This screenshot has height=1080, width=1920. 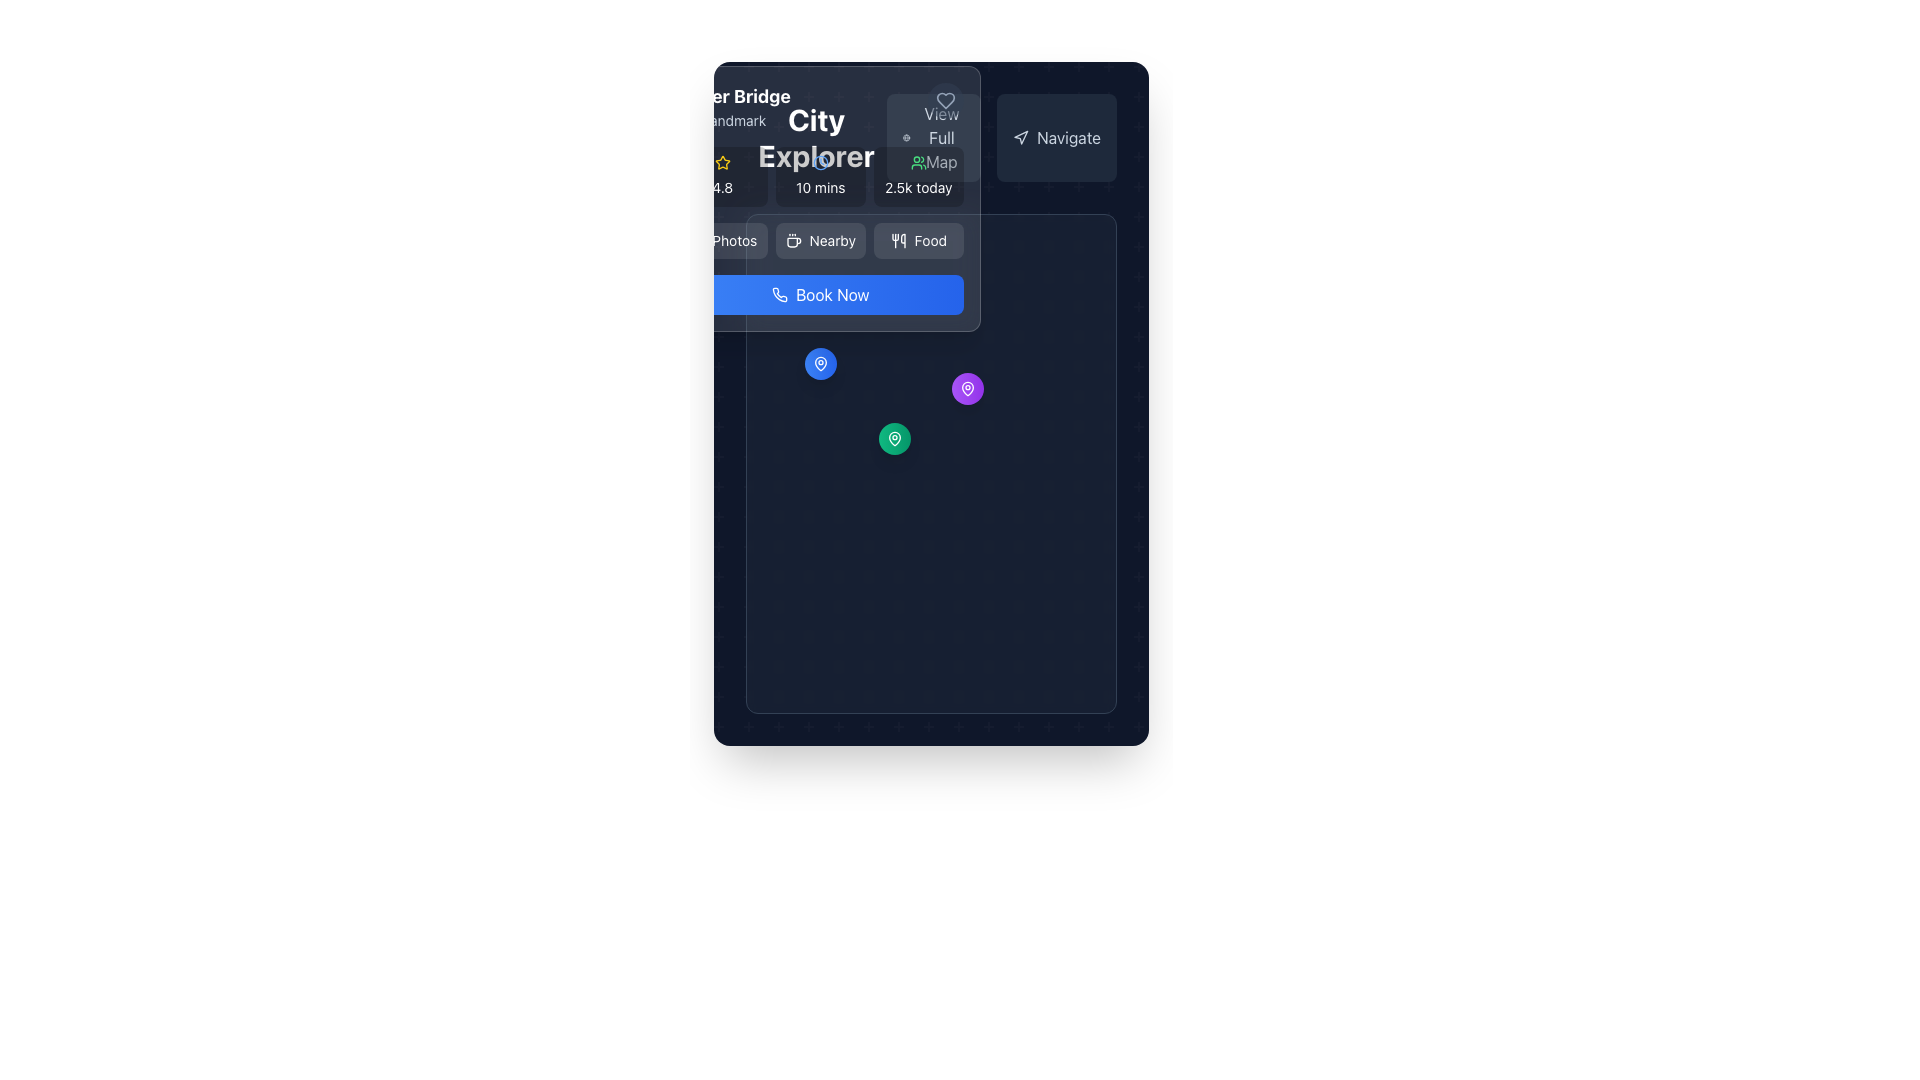 What do you see at coordinates (933, 137) in the screenshot?
I see `the button located in the top-right section of the interface, which is part of a horizontal group of buttons and positioned to the left of the 'Navigate' button` at bounding box center [933, 137].